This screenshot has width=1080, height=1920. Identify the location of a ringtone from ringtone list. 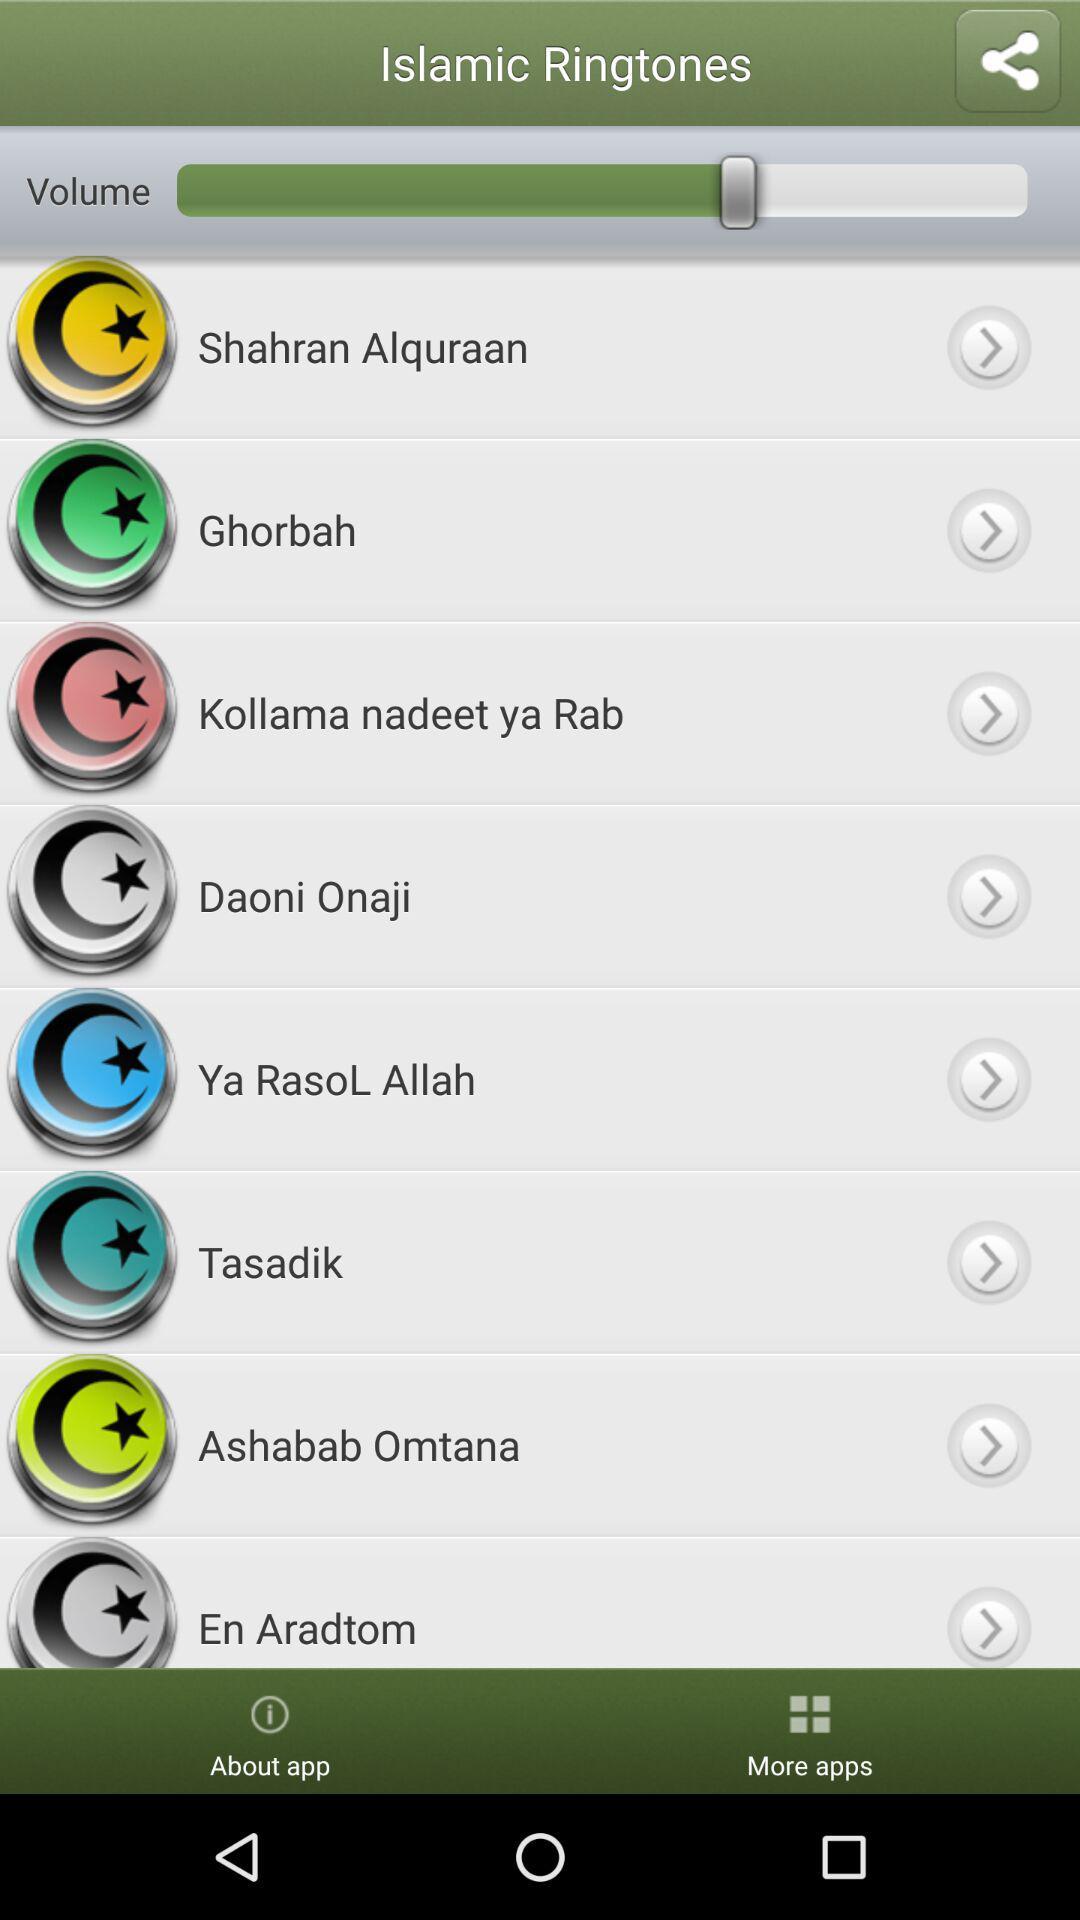
(987, 529).